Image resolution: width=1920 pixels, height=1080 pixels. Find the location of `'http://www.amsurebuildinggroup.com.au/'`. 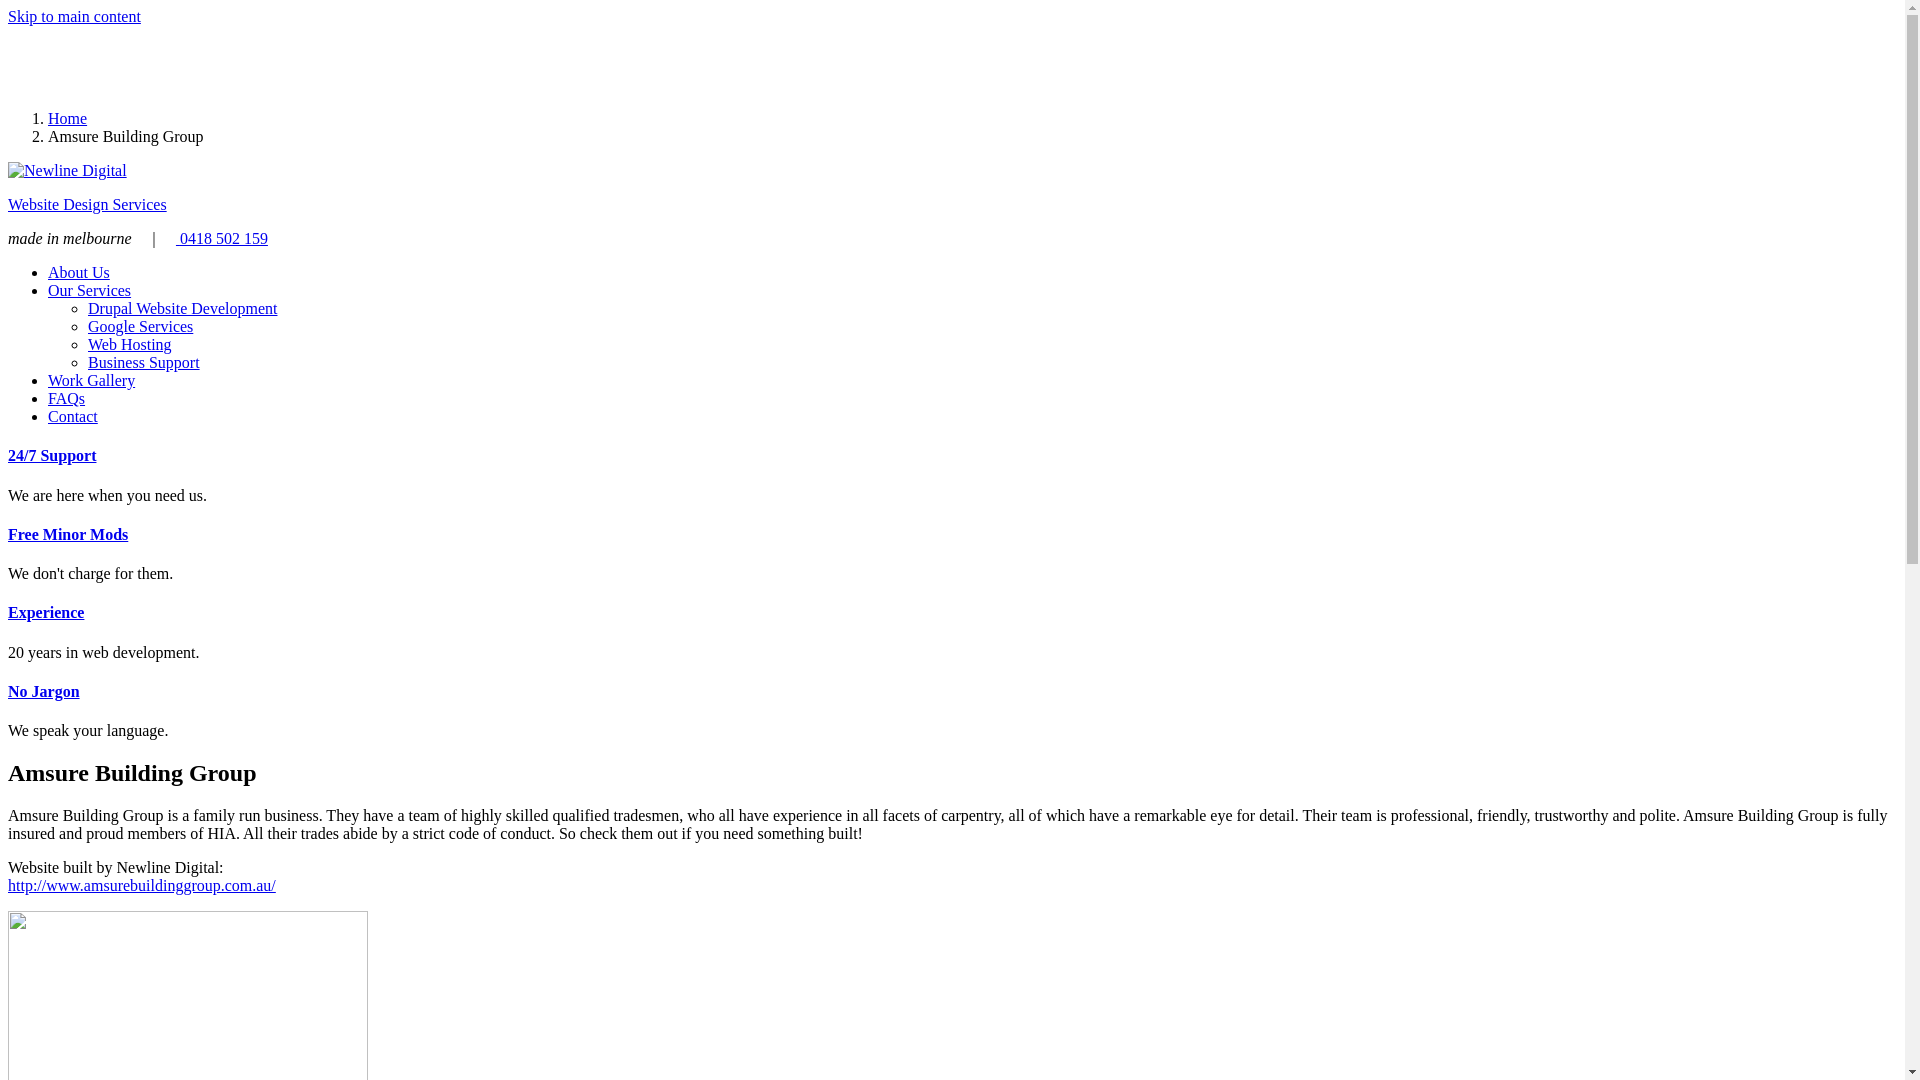

'http://www.amsurebuildinggroup.com.au/' is located at coordinates (8, 884).